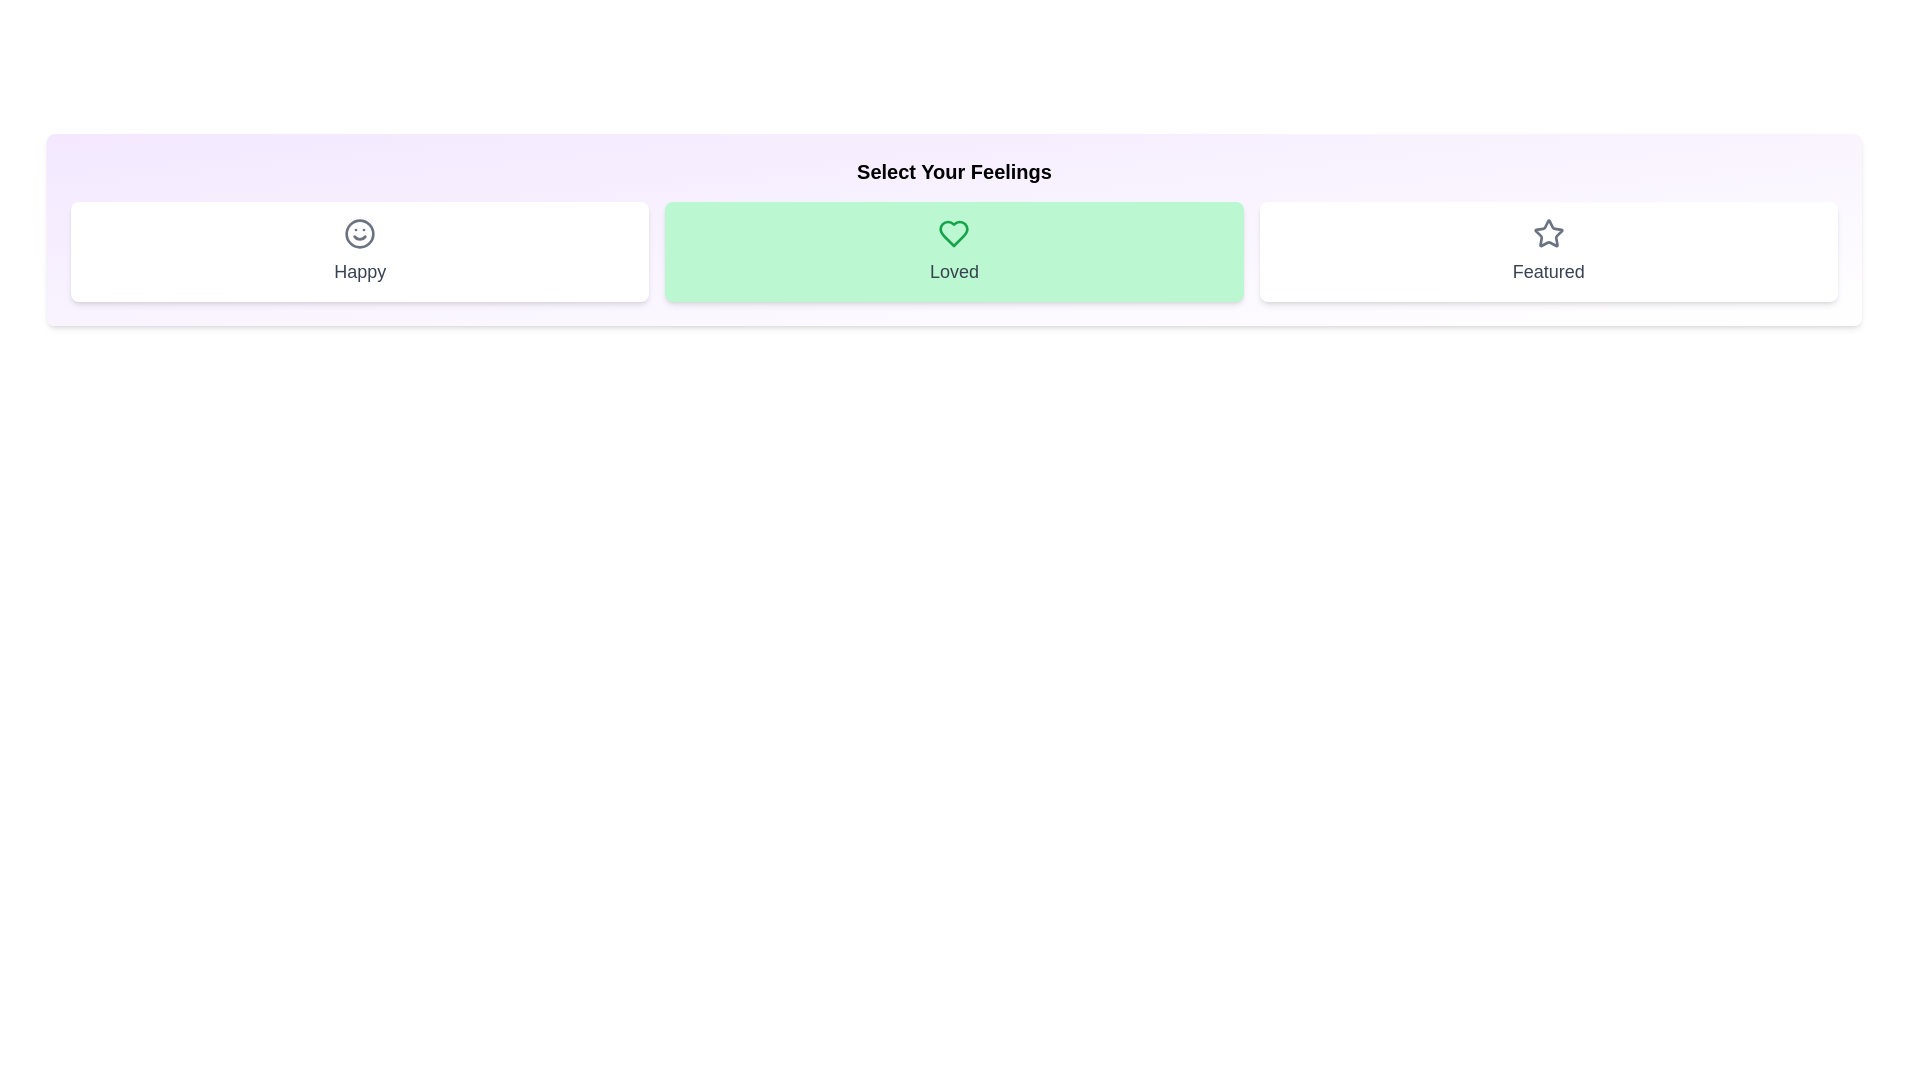 The image size is (1920, 1080). Describe the element at coordinates (1547, 233) in the screenshot. I see `the icon of the Featured chip` at that location.